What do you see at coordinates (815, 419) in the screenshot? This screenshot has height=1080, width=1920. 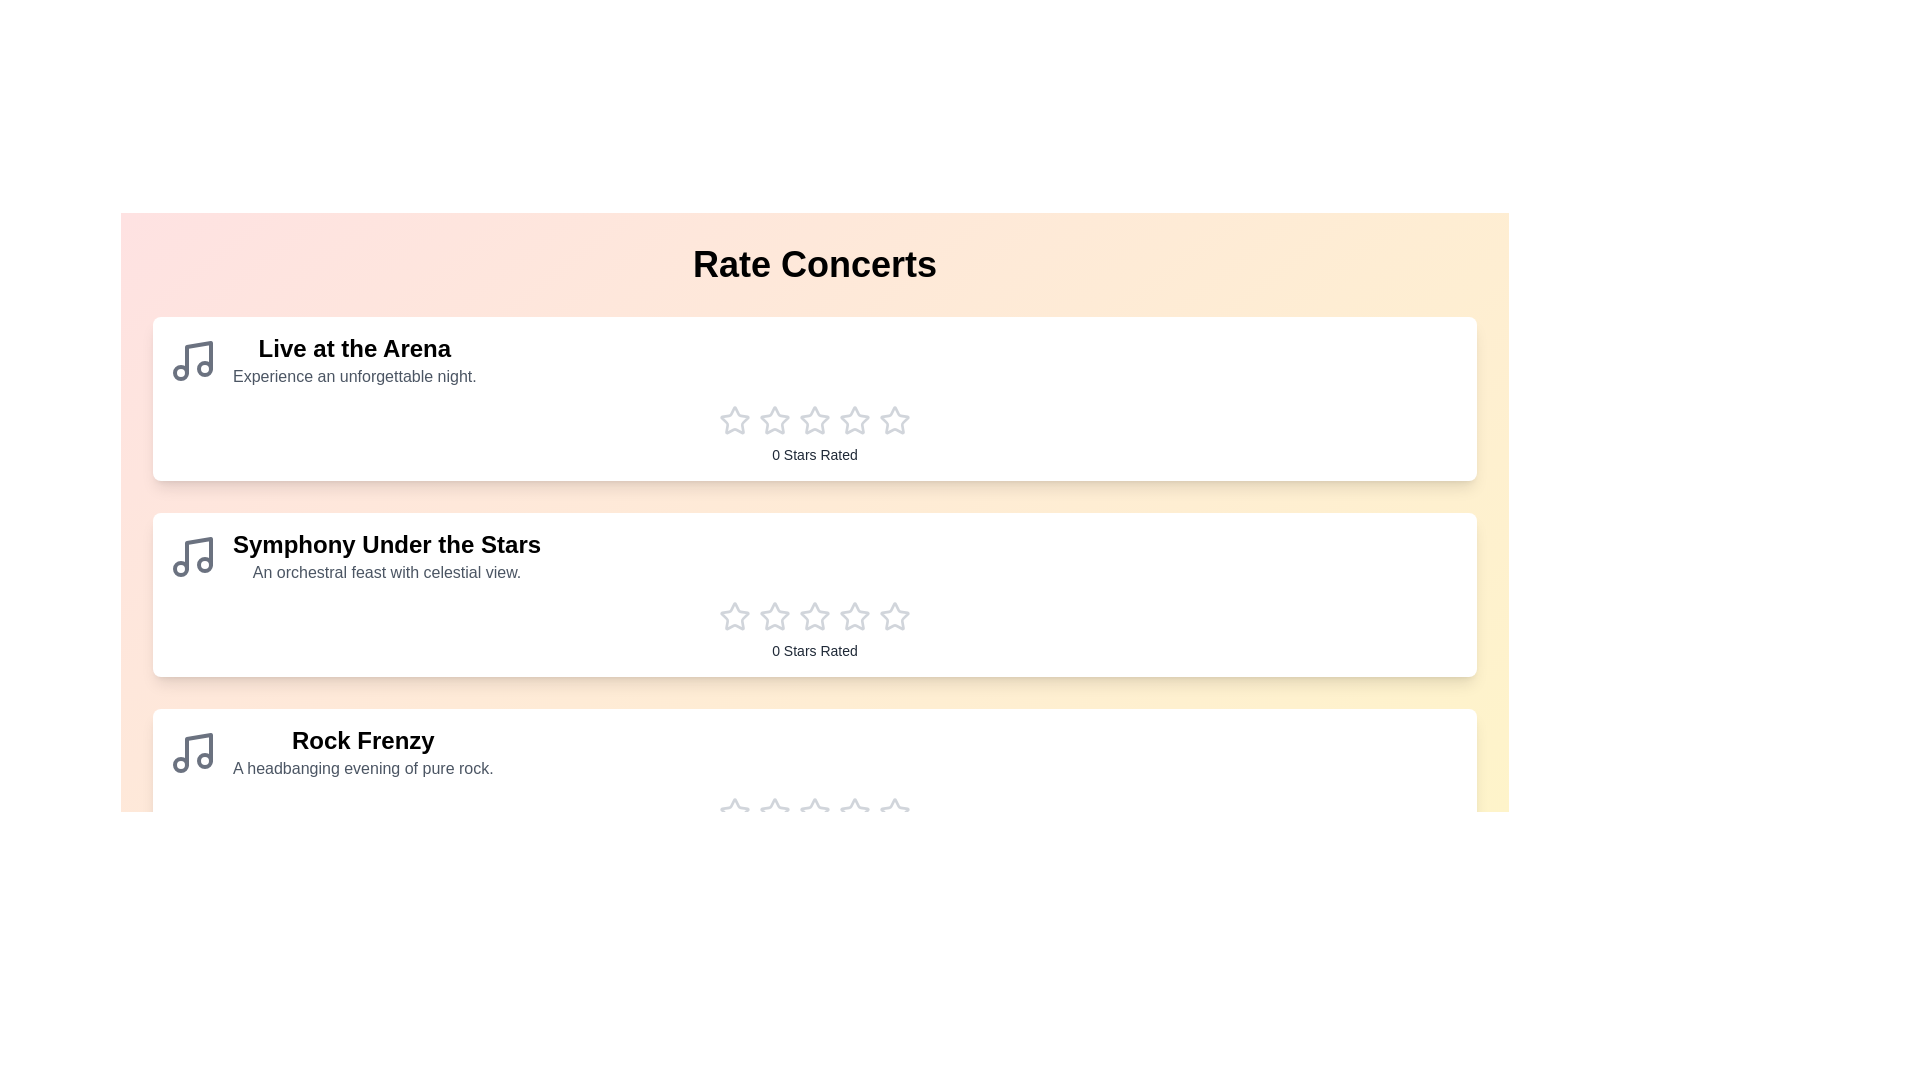 I see `the star corresponding to the rating 3 for the concert Live at the Arena` at bounding box center [815, 419].